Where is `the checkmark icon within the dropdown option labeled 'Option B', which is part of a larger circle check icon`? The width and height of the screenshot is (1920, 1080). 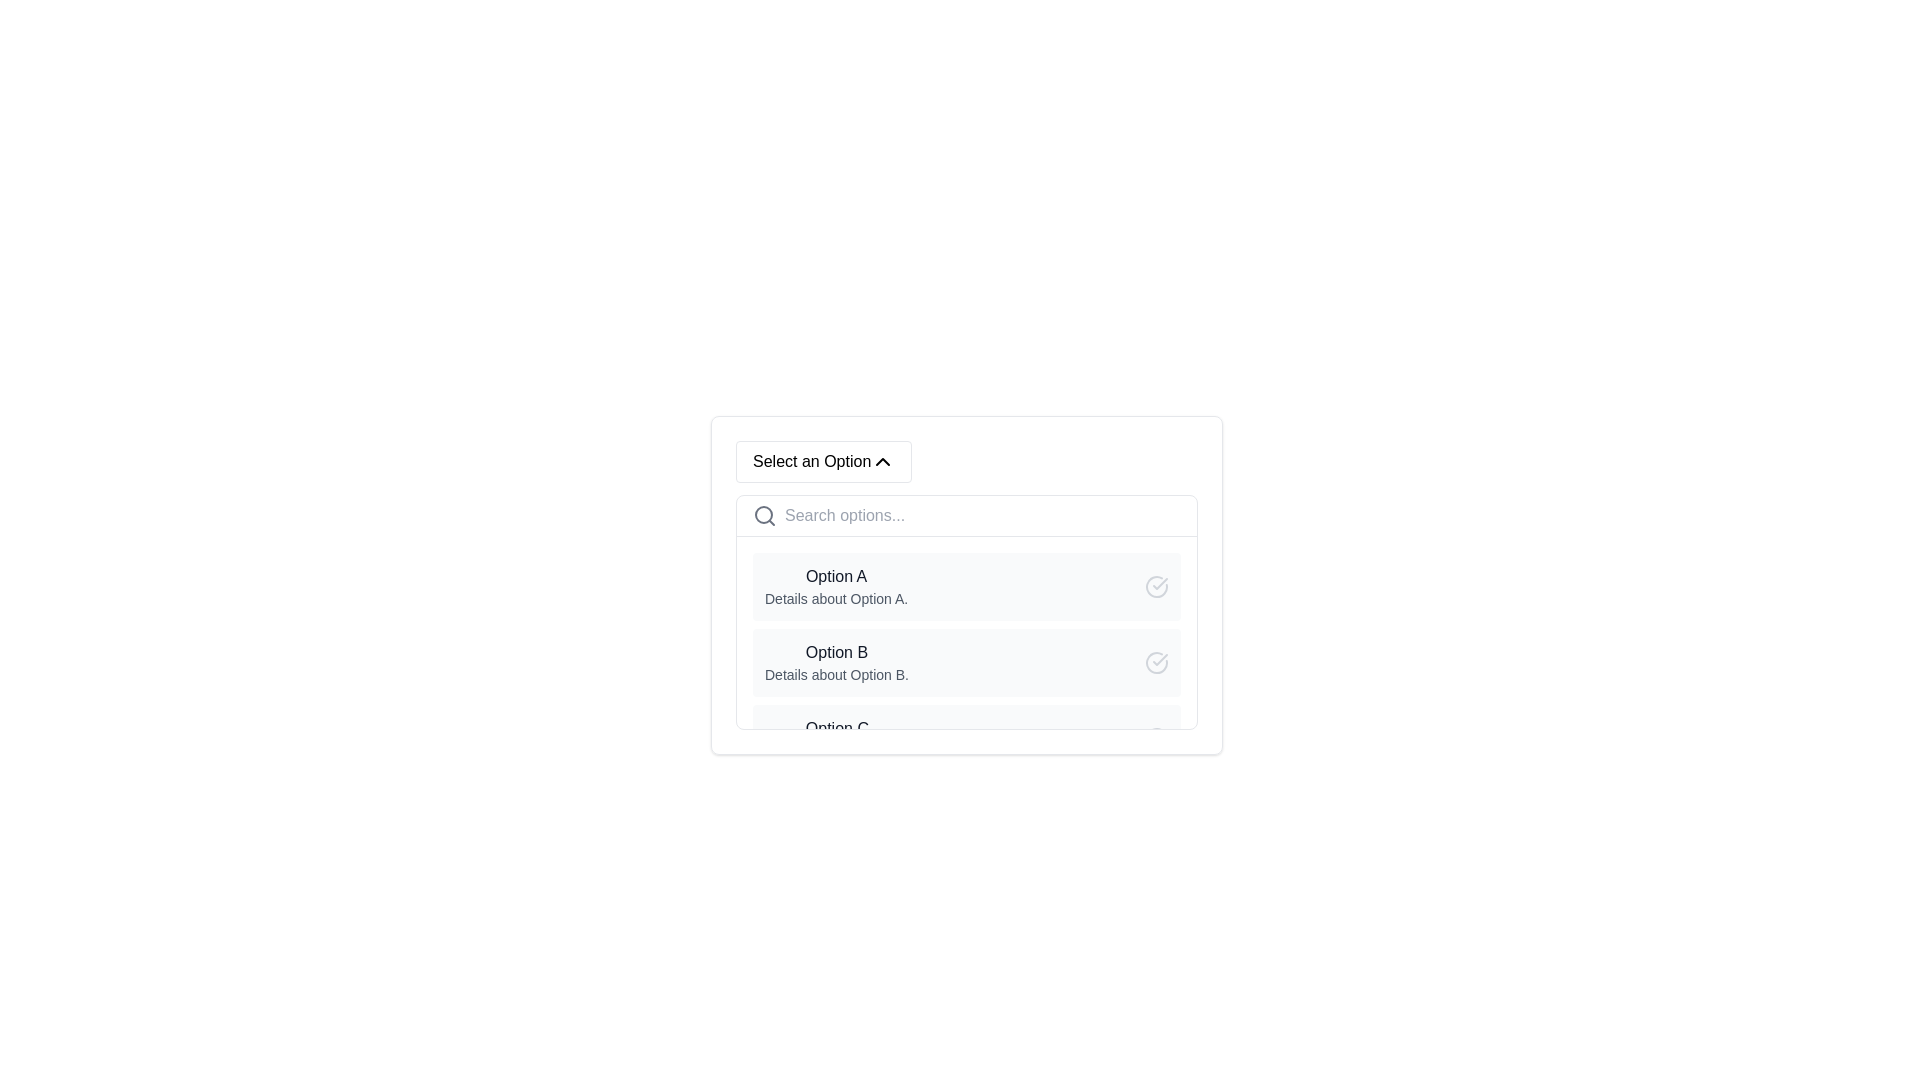 the checkmark icon within the dropdown option labeled 'Option B', which is part of a larger circle check icon is located at coordinates (1160, 583).